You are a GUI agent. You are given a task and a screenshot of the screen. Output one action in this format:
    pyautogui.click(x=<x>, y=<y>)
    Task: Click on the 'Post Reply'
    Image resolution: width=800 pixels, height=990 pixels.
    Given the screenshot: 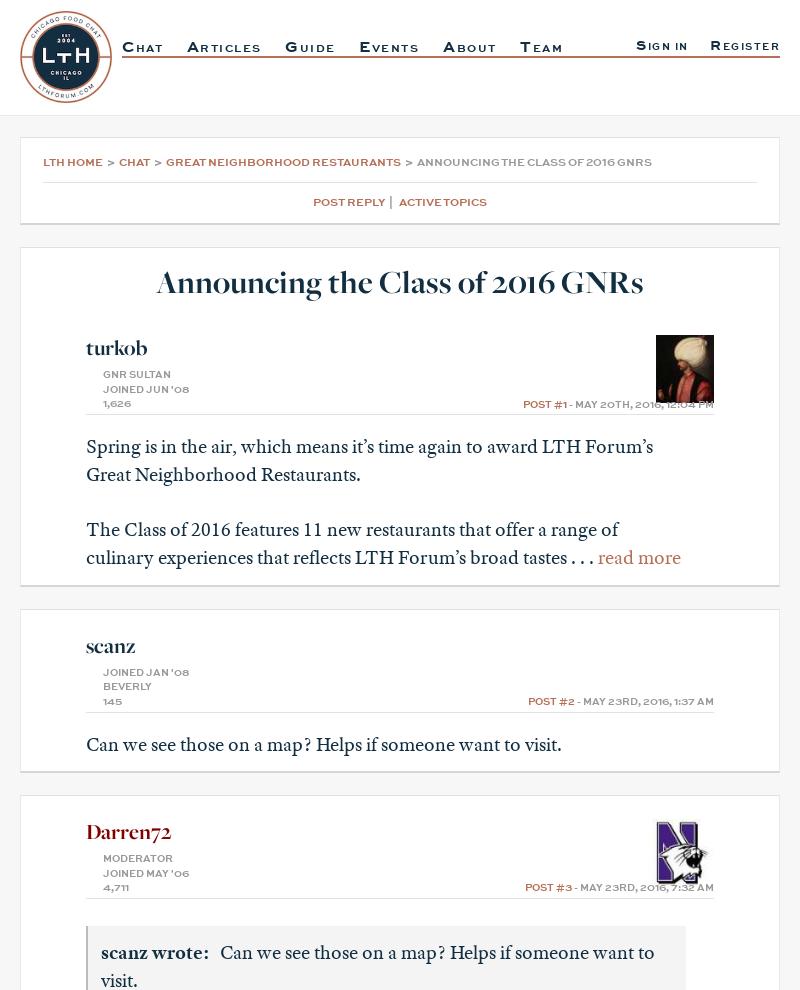 What is the action you would take?
    pyautogui.click(x=349, y=201)
    